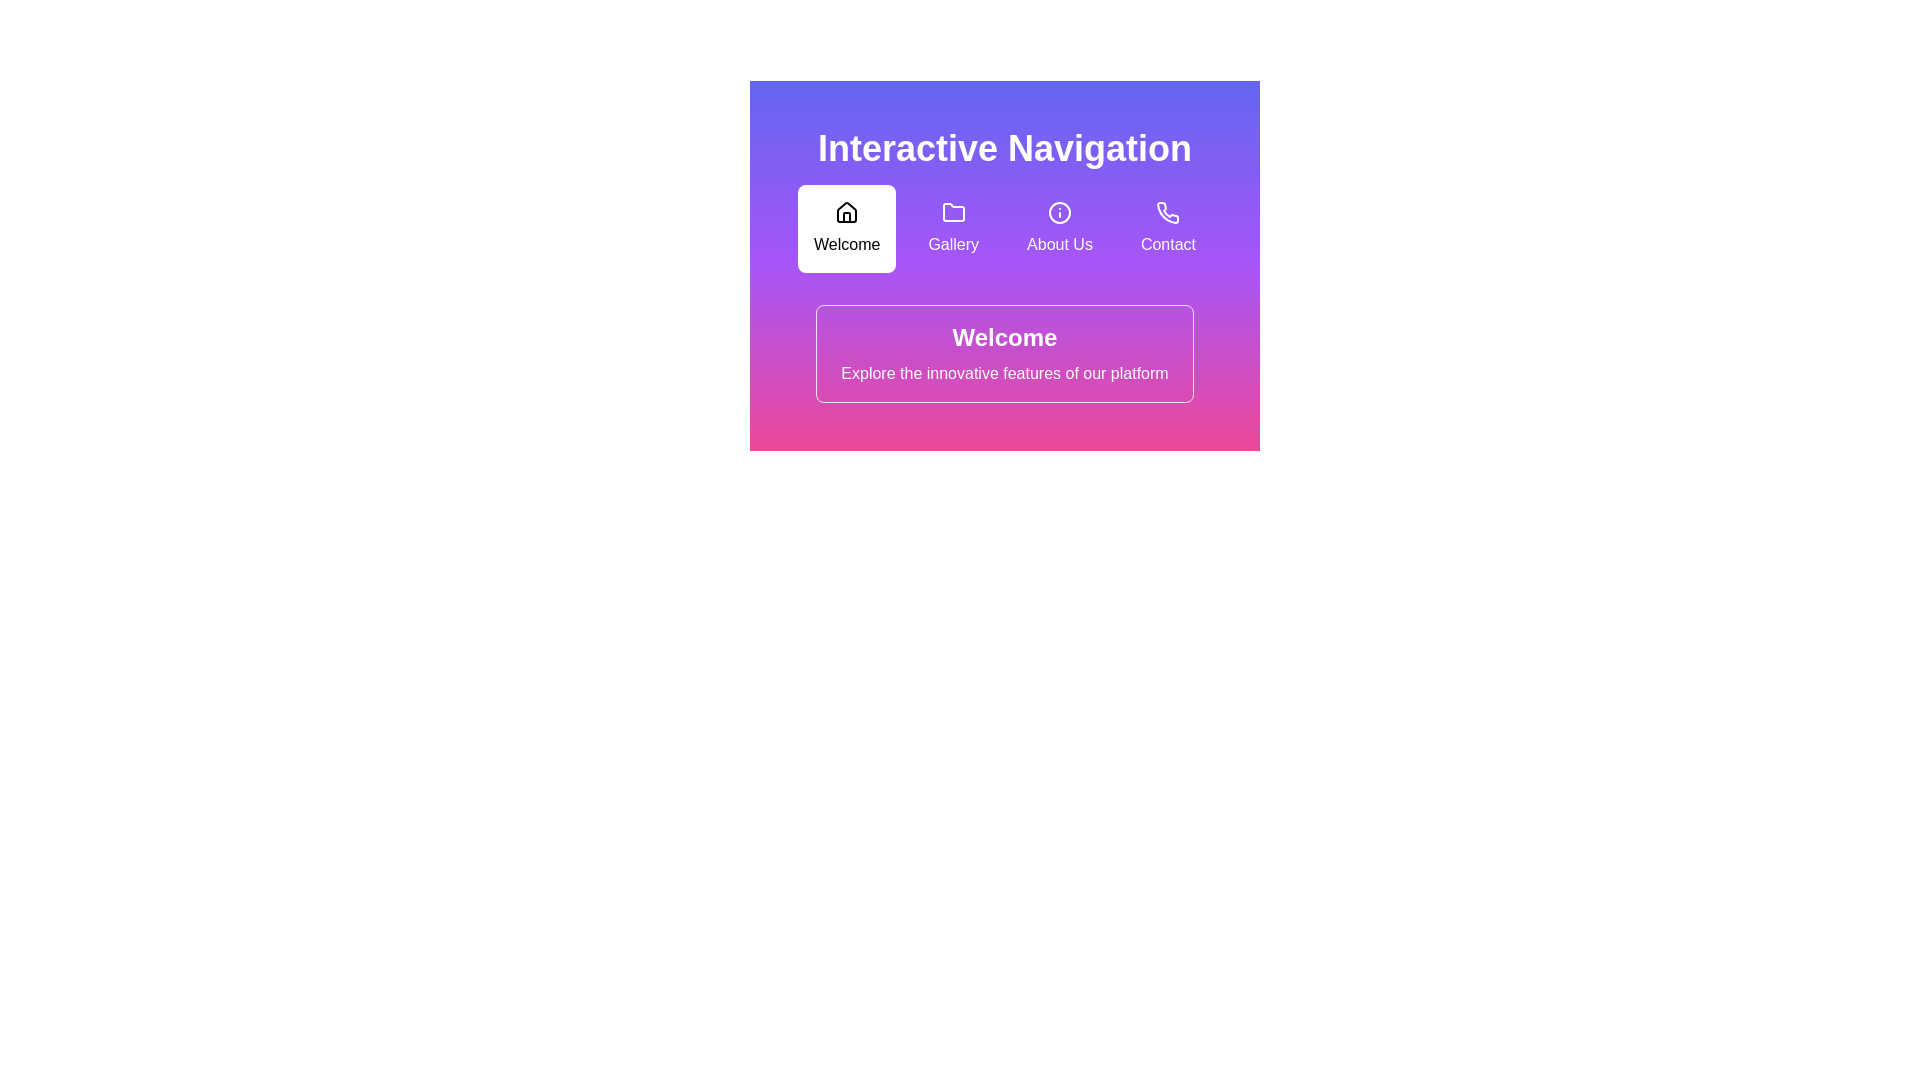 This screenshot has width=1920, height=1080. Describe the element at coordinates (847, 244) in the screenshot. I see `the text label displaying 'Welcome' located within a white rounded rectangular area, positioned under a house icon` at that location.